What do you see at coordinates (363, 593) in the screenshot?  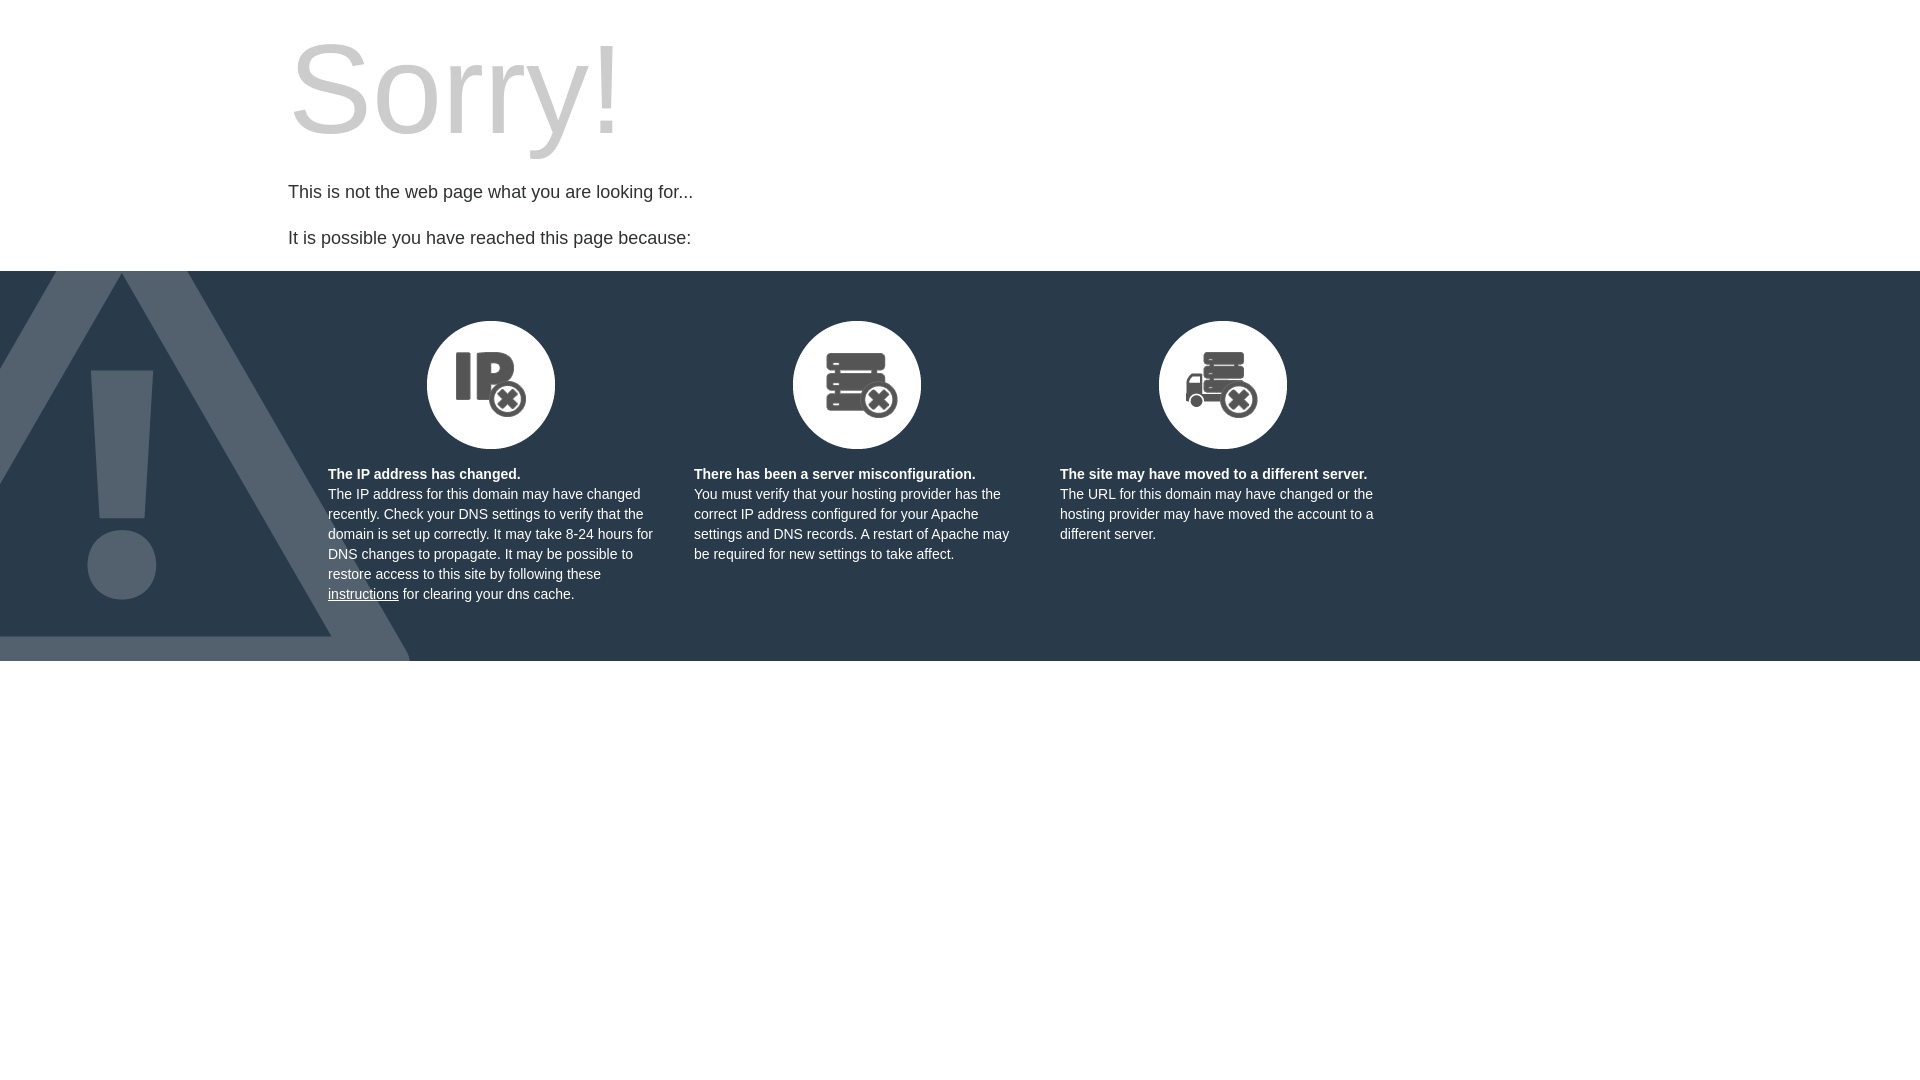 I see `'instructions'` at bounding box center [363, 593].